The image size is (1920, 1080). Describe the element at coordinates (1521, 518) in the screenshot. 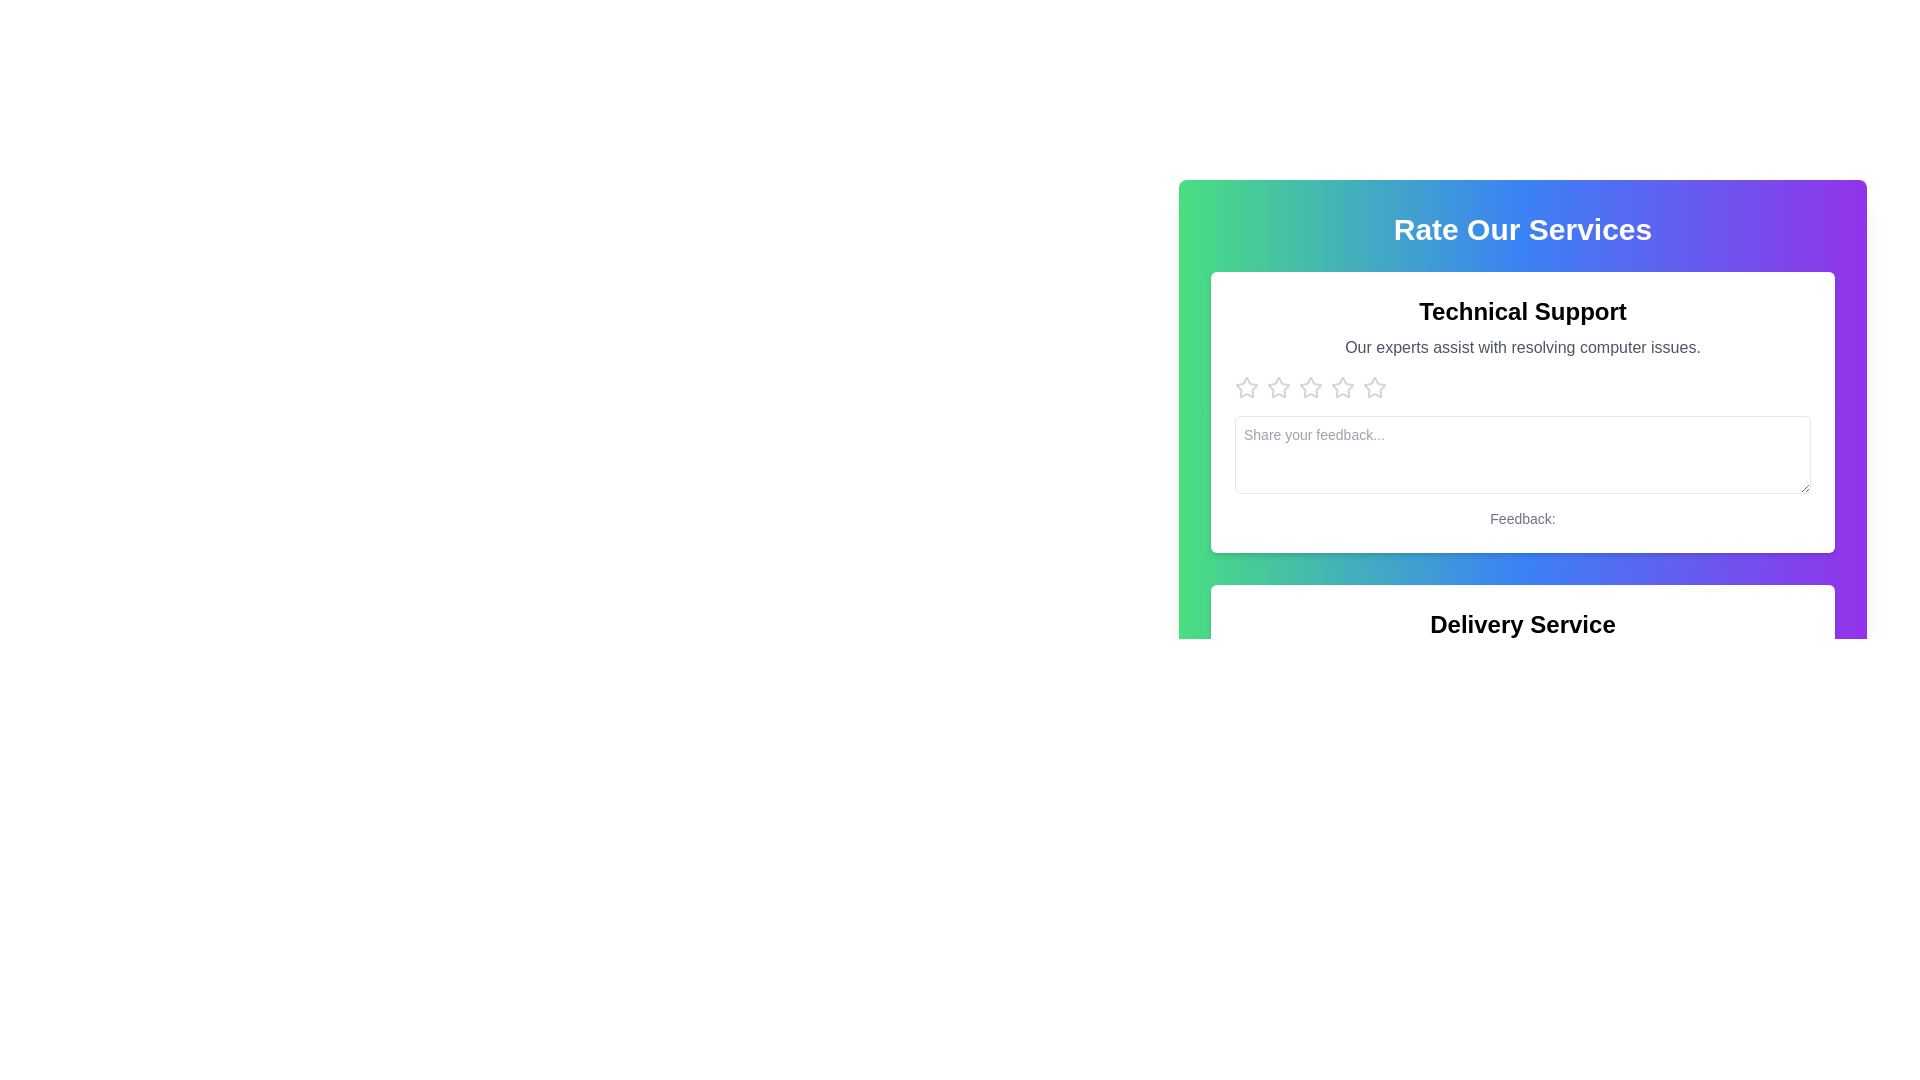

I see `the text label displaying 'Feedback:', which is styled with a small gray font and located below the text input box` at that location.